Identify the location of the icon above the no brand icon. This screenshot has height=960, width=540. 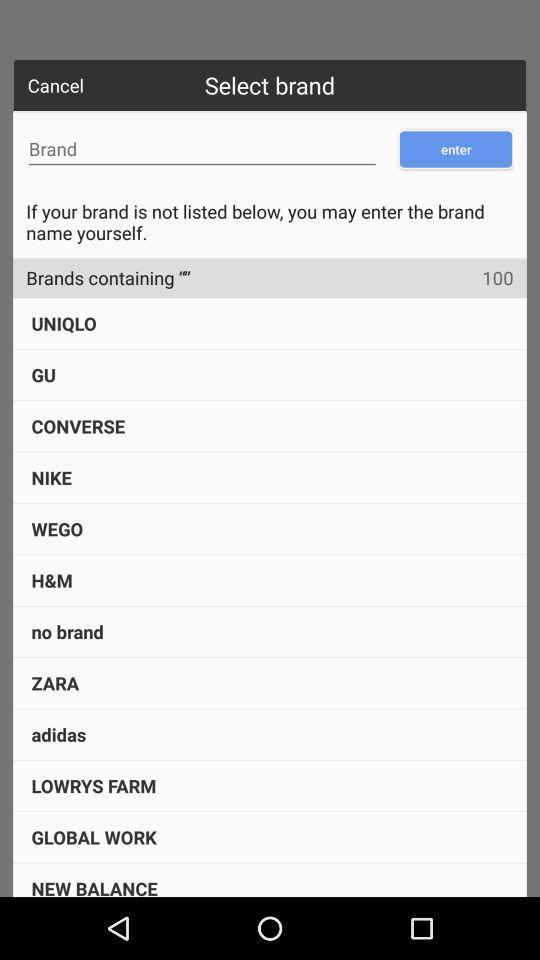
(52, 580).